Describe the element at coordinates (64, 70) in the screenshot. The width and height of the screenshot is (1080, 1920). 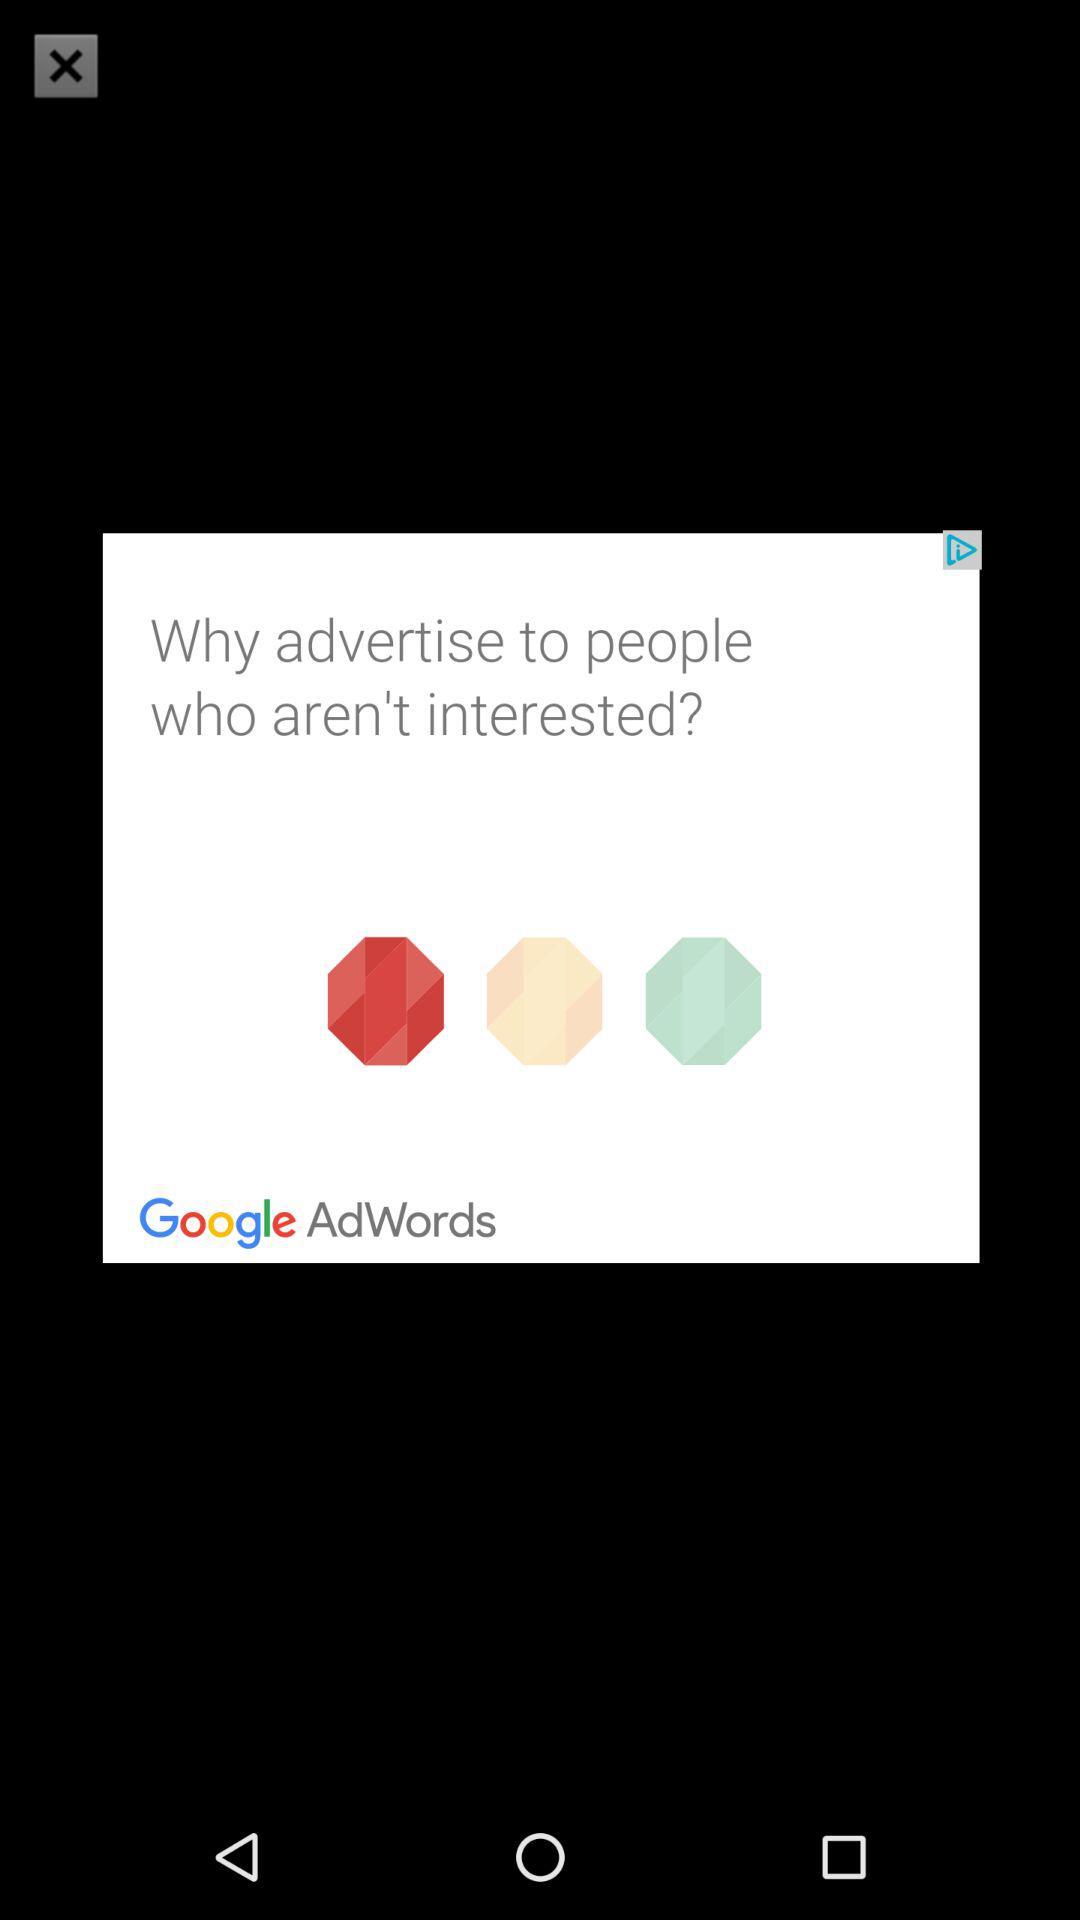
I see `the close icon` at that location.